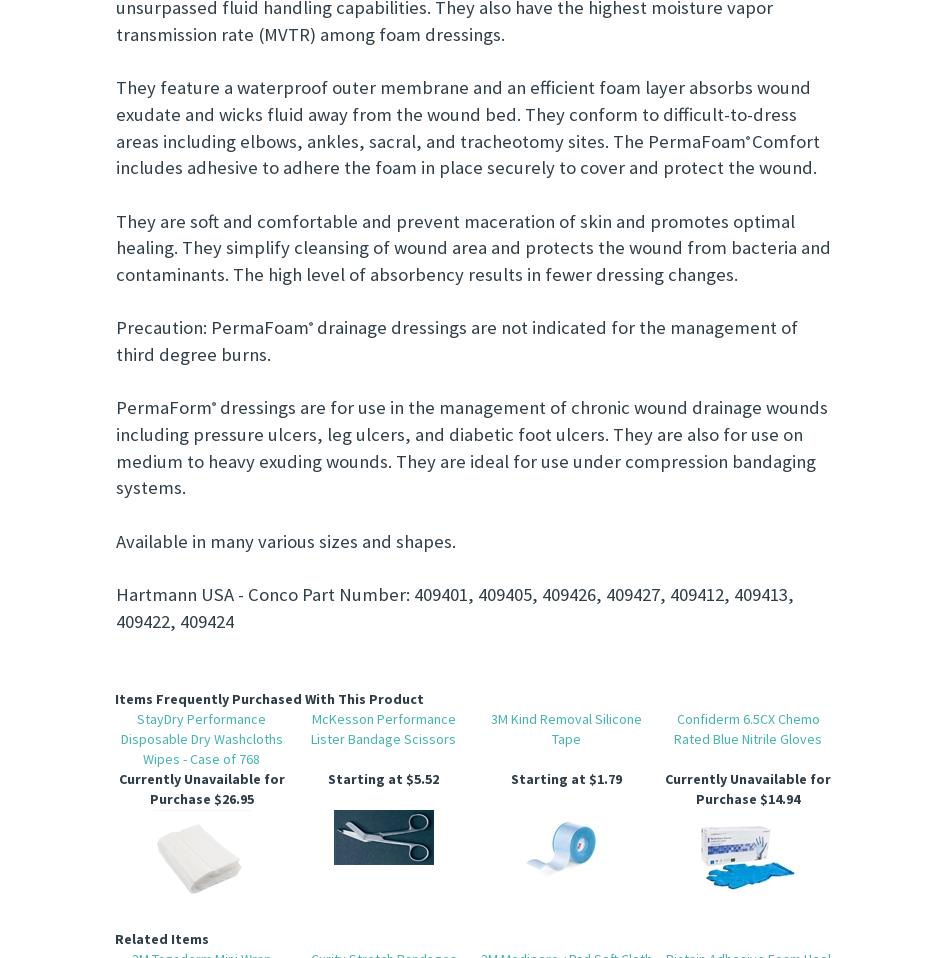 The width and height of the screenshot is (950, 958). Describe the element at coordinates (420, 779) in the screenshot. I see `'$5.52'` at that location.